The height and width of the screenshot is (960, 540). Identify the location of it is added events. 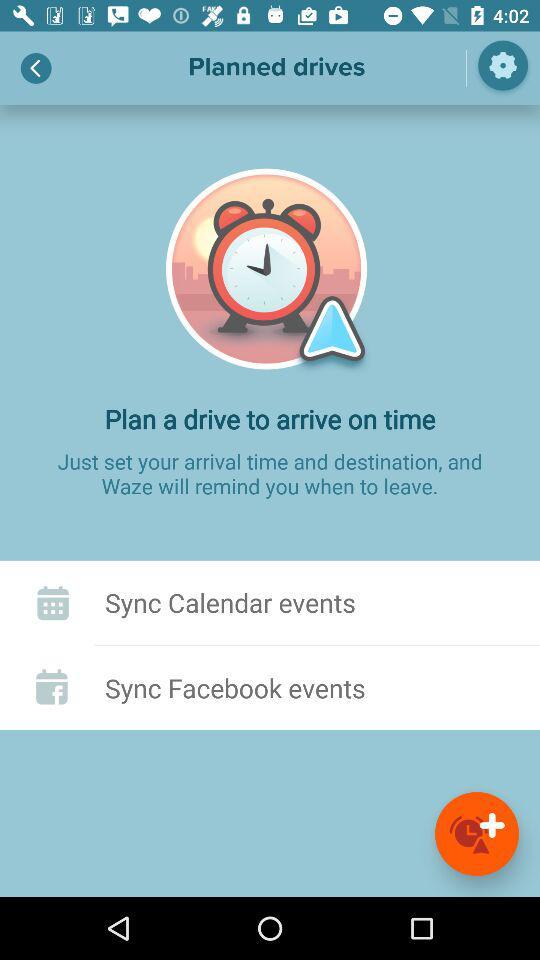
(475, 833).